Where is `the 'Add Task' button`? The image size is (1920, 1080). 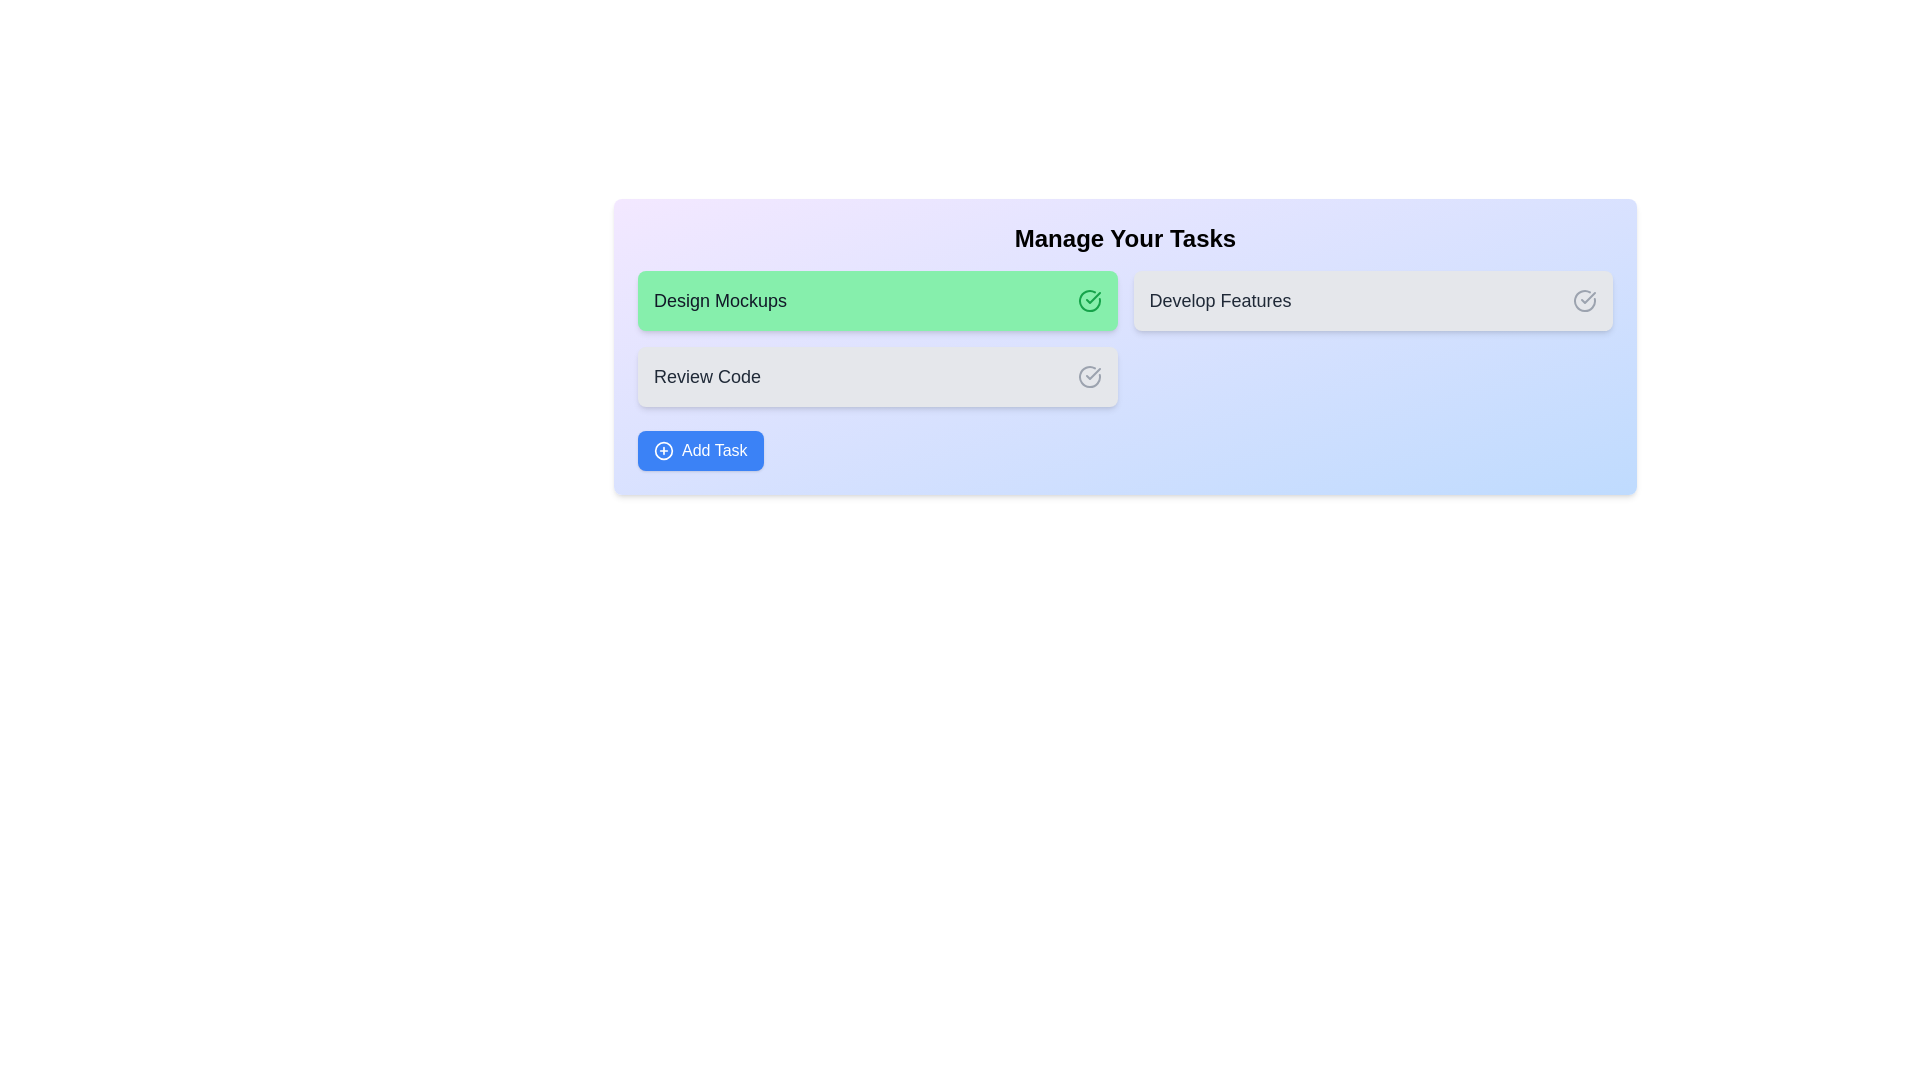
the 'Add Task' button is located at coordinates (700, 451).